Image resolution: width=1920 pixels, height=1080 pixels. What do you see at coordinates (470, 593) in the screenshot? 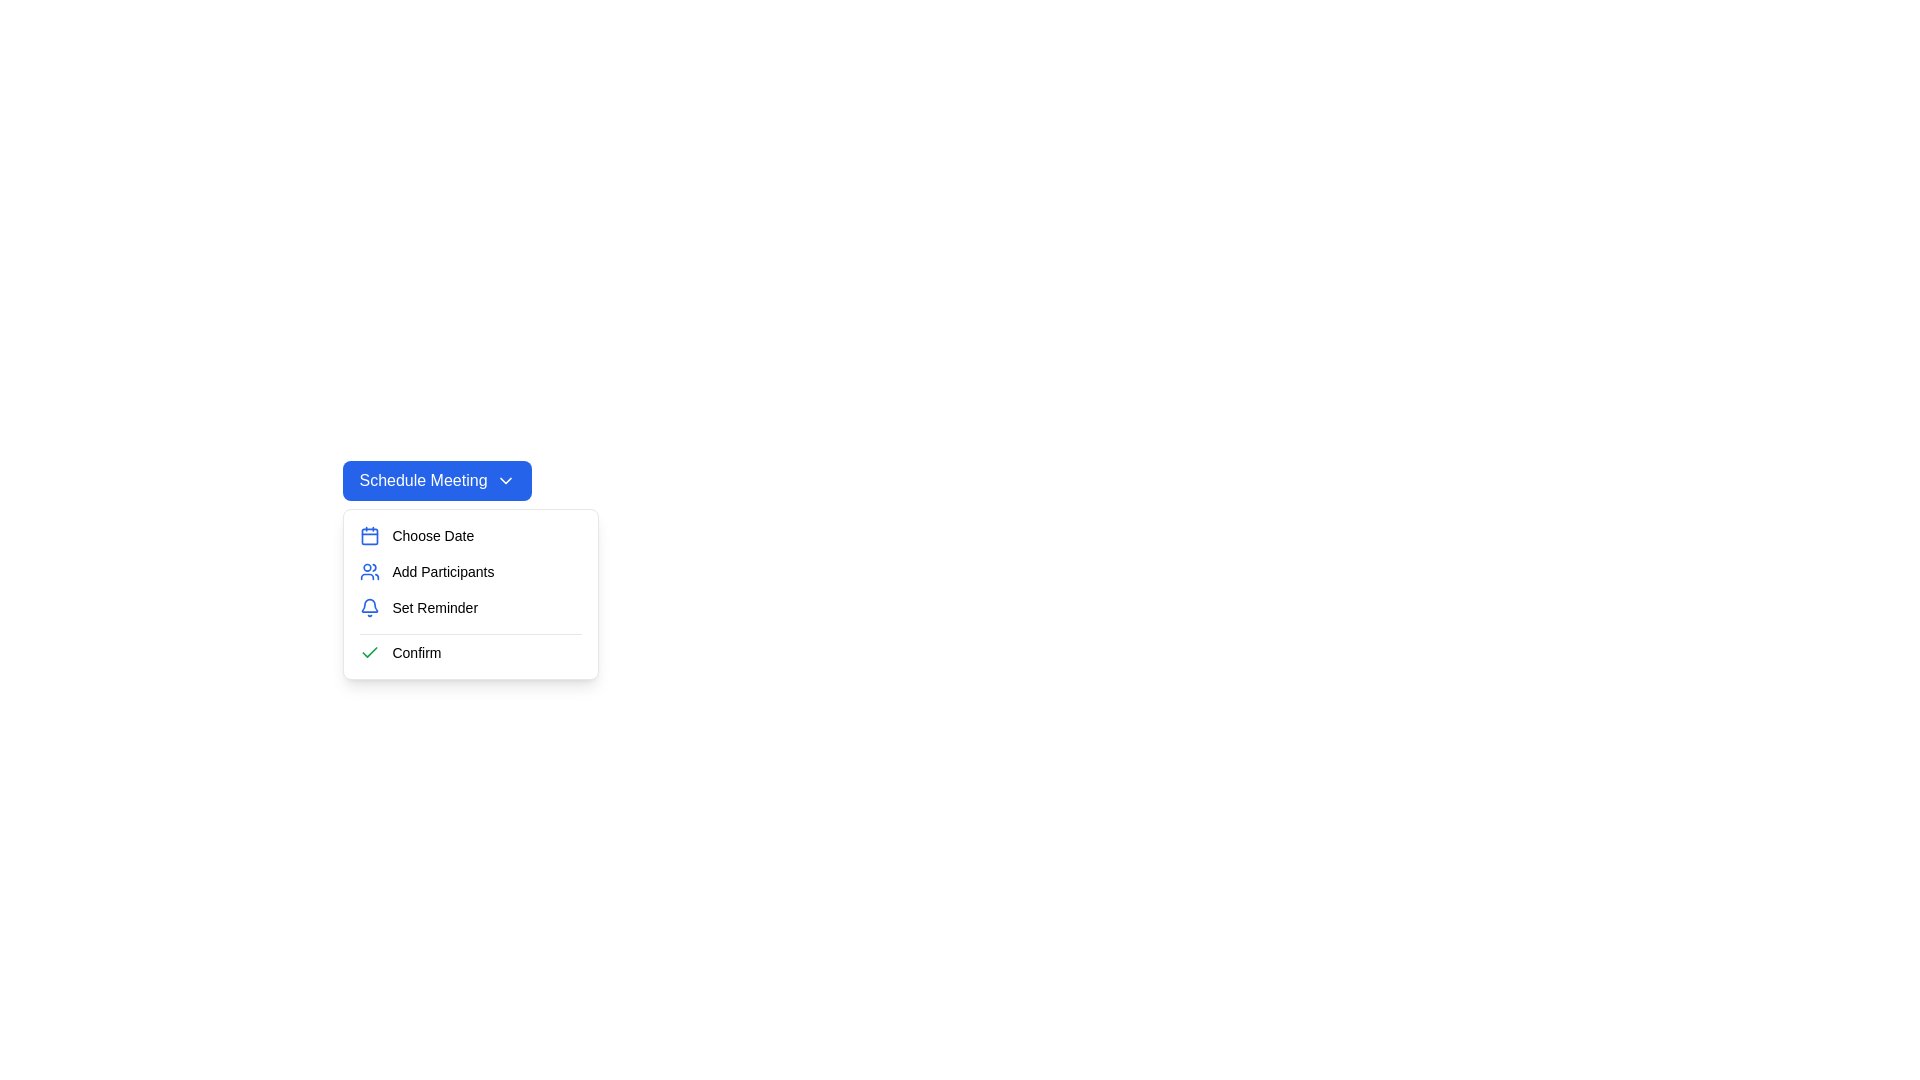
I see `the highlighted list item with the bell icon and the text 'Set Reminder'` at bounding box center [470, 593].